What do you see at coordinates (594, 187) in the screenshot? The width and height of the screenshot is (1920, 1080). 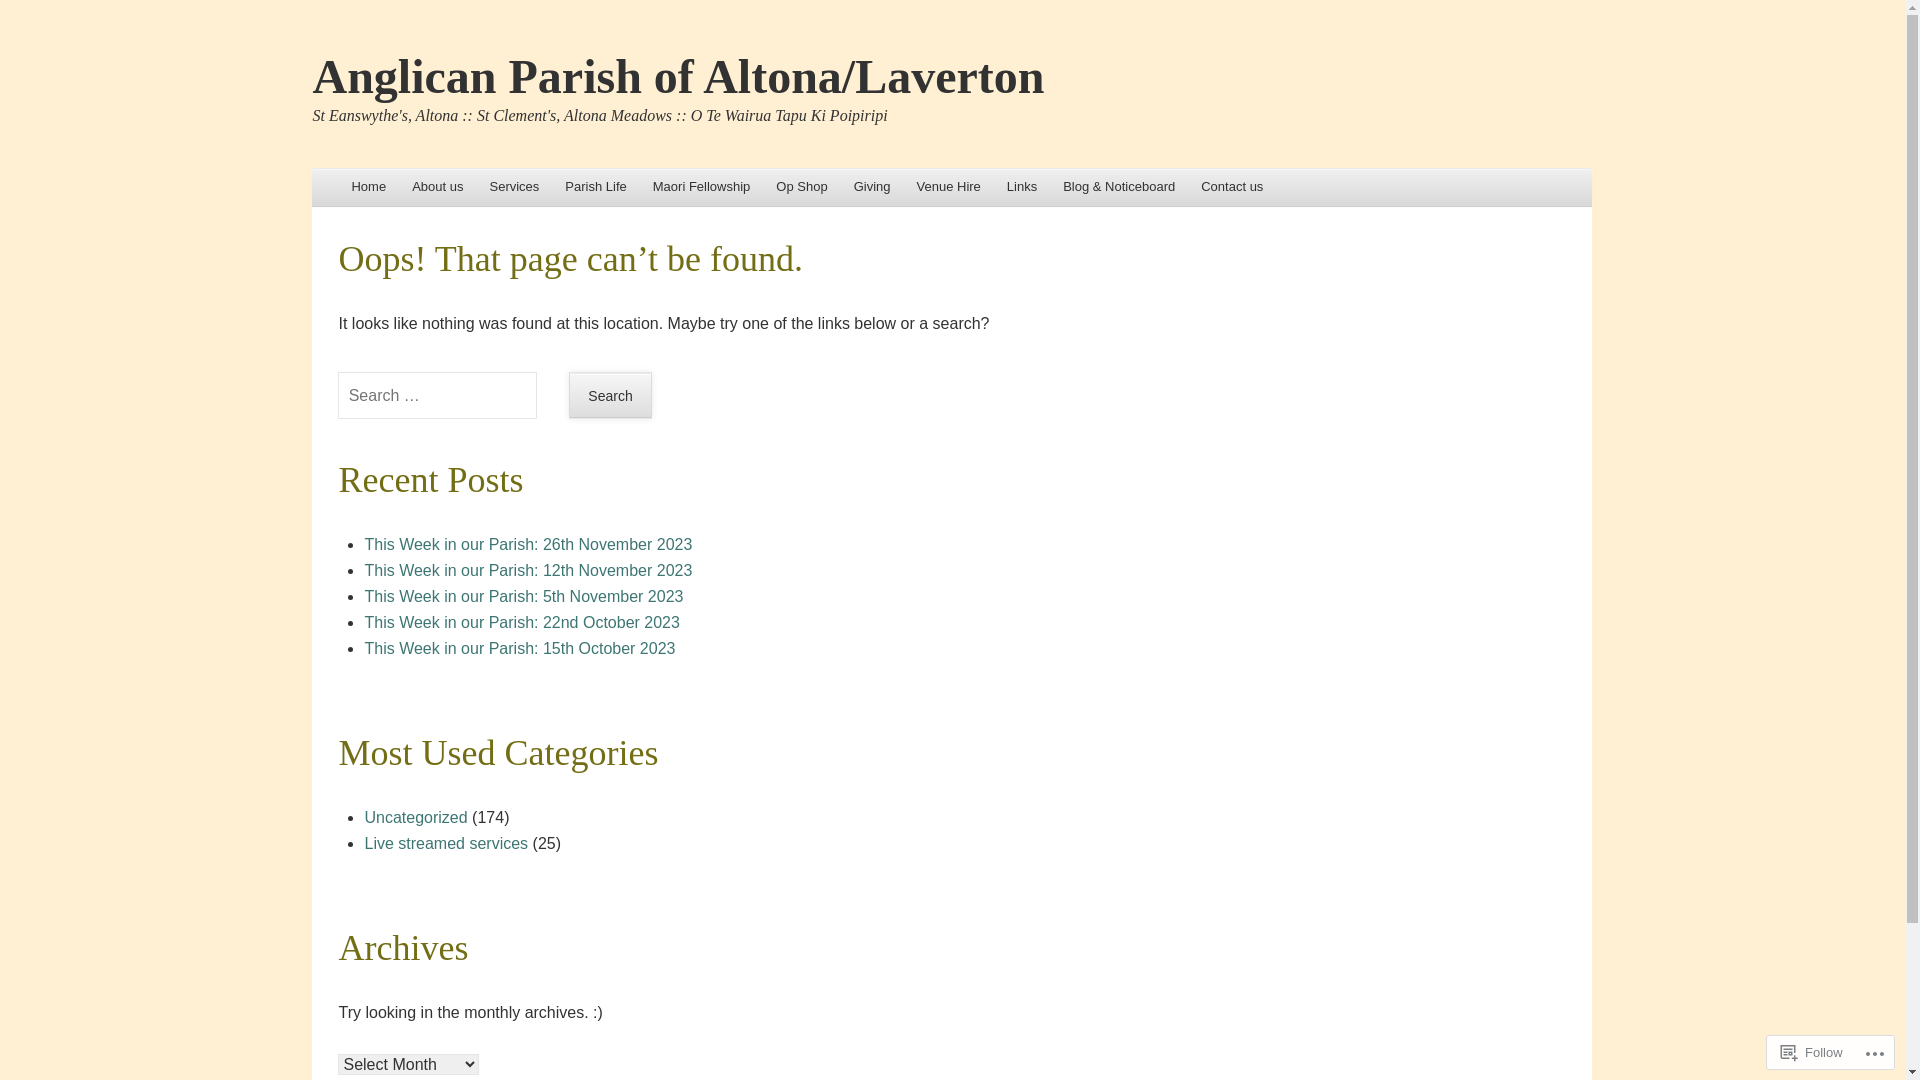 I see `'Parish Life'` at bounding box center [594, 187].